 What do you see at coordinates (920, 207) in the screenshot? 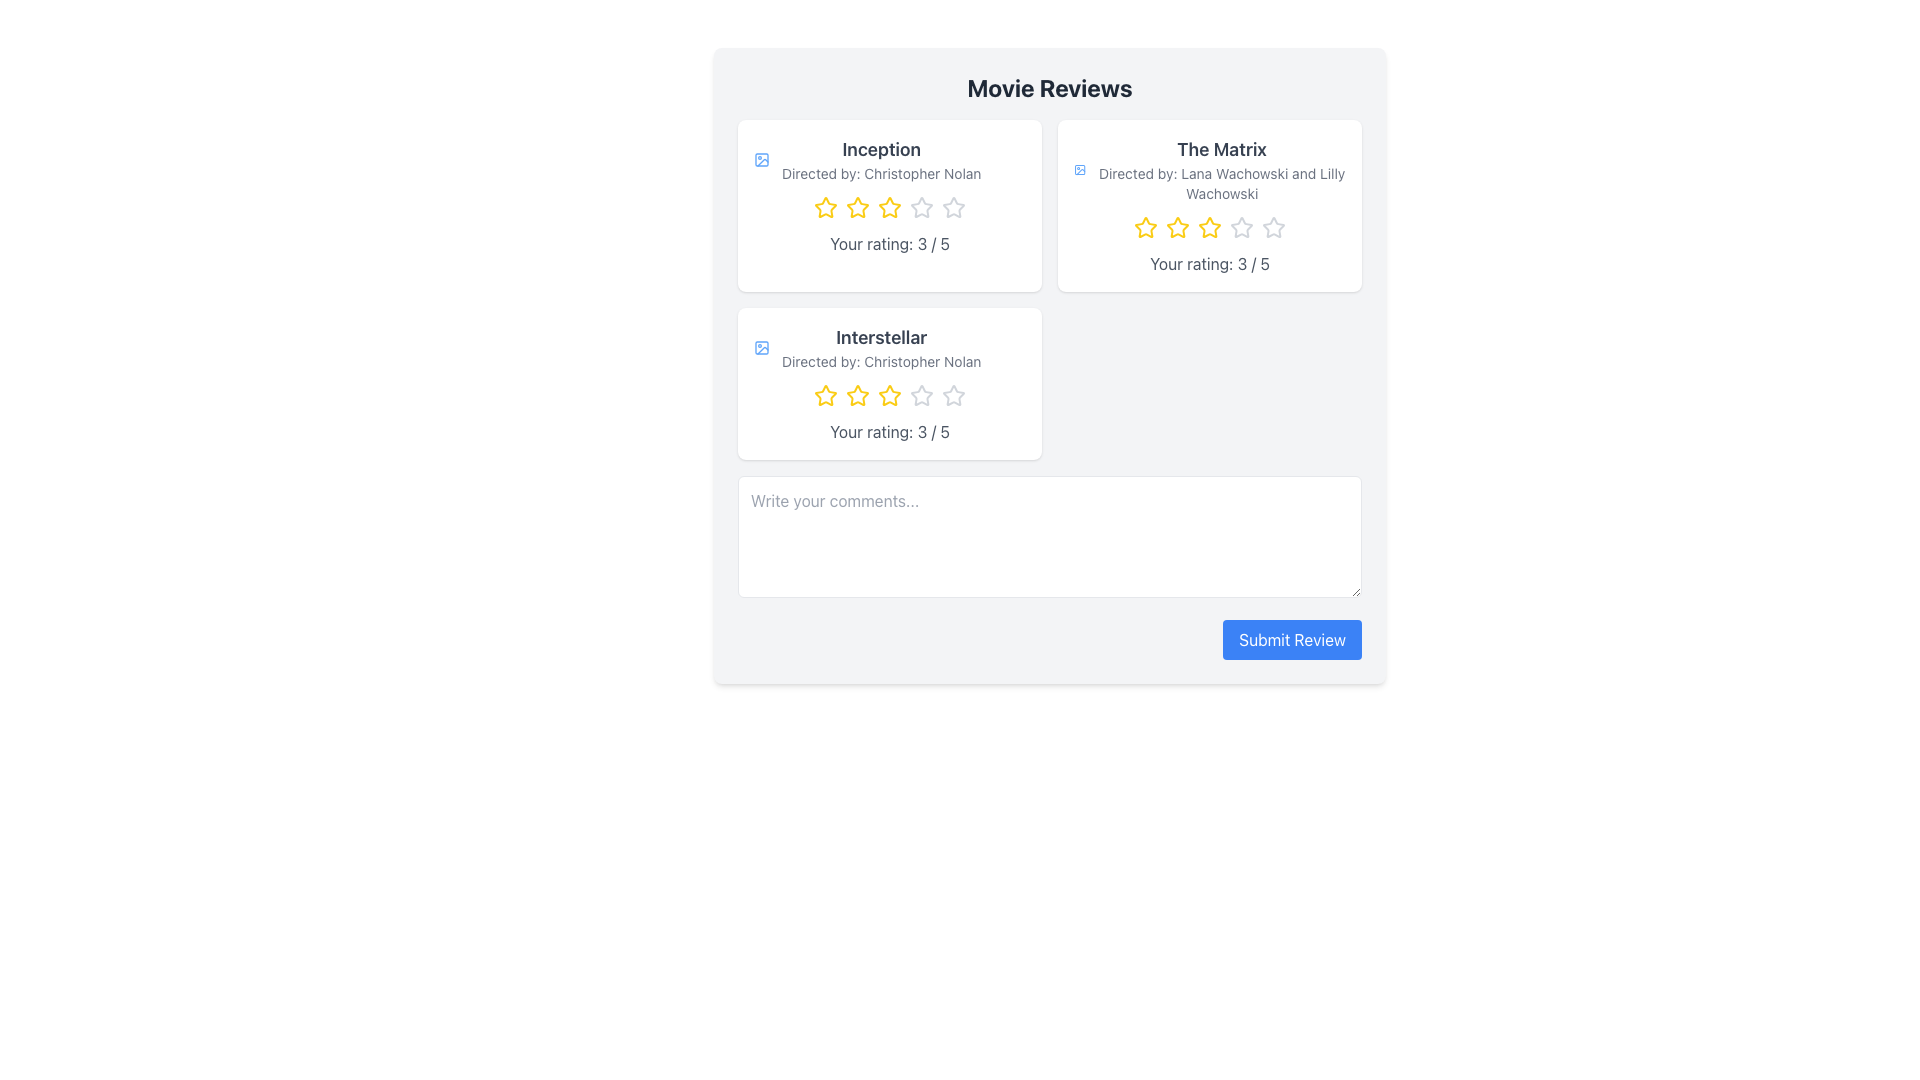
I see `the third star icon in the star rating system under the 'Inception' review card to rate it` at bounding box center [920, 207].